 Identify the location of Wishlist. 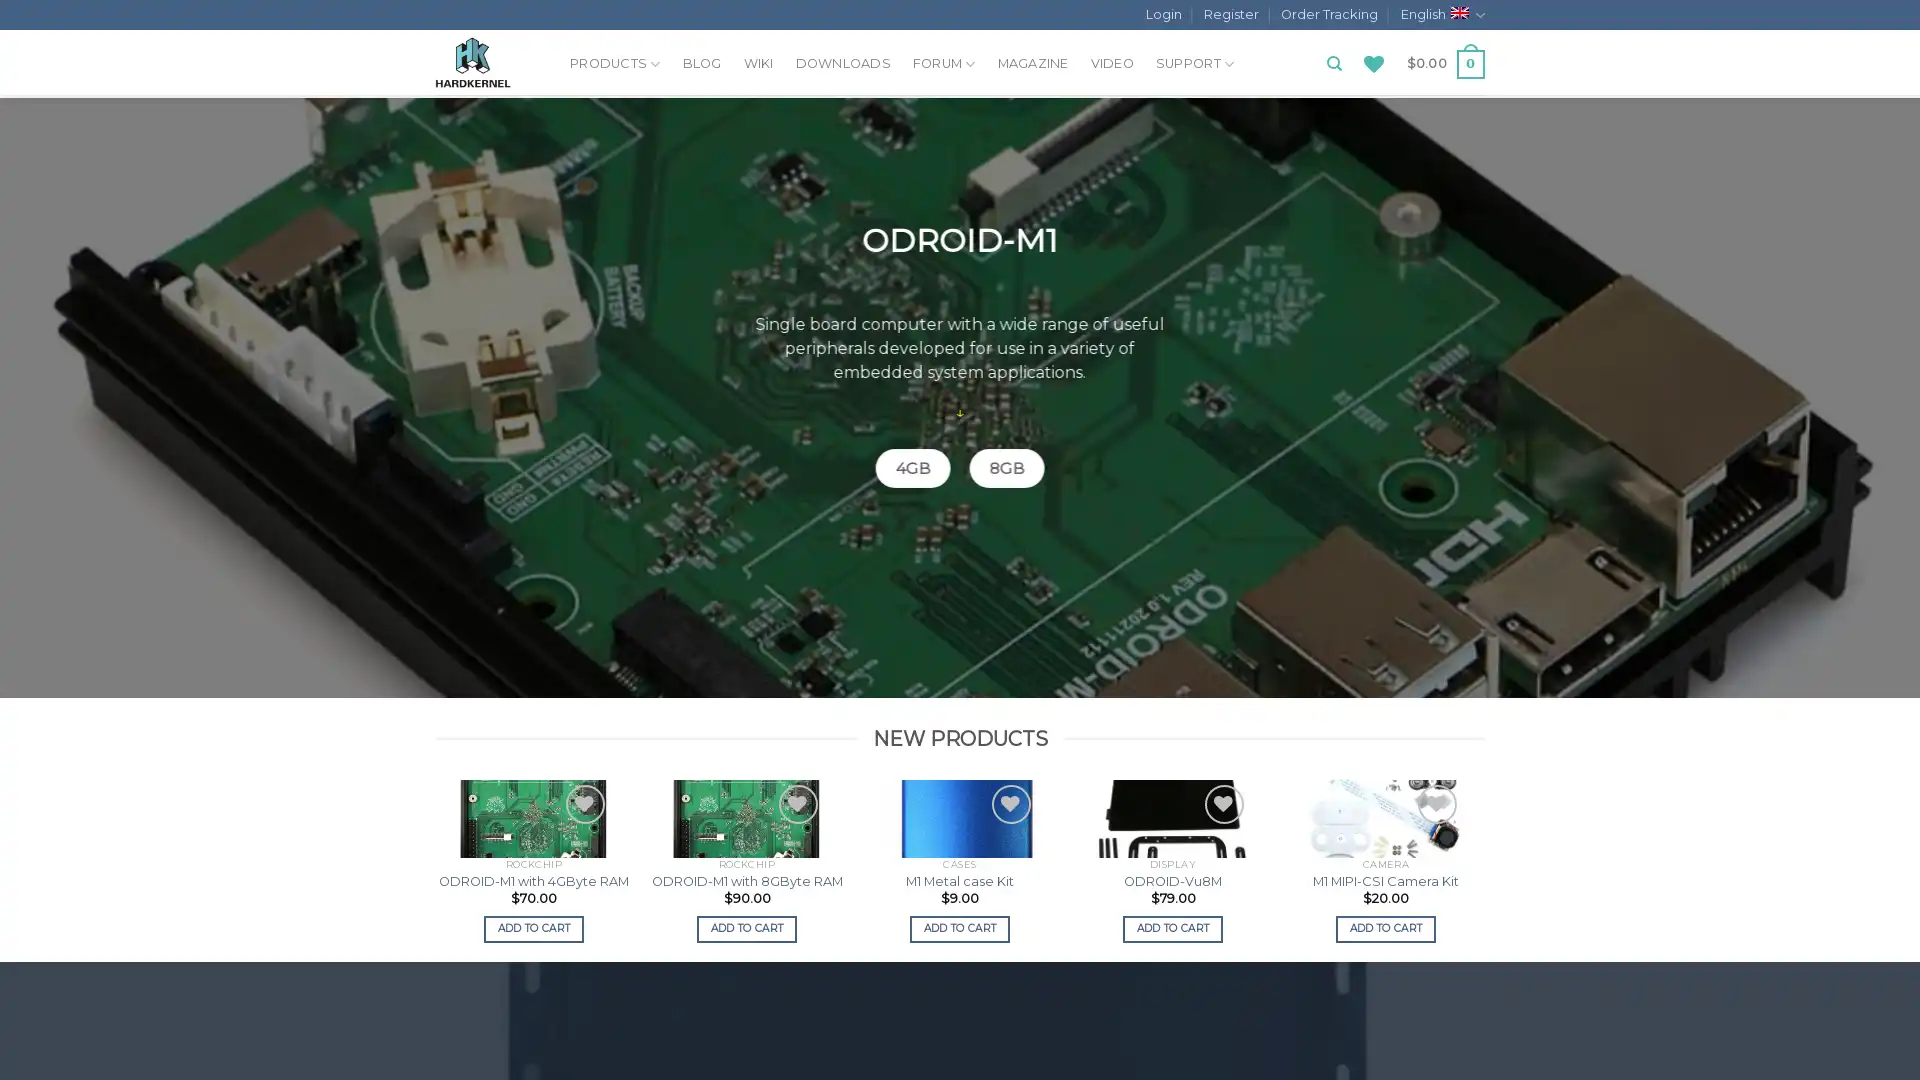
(583, 803).